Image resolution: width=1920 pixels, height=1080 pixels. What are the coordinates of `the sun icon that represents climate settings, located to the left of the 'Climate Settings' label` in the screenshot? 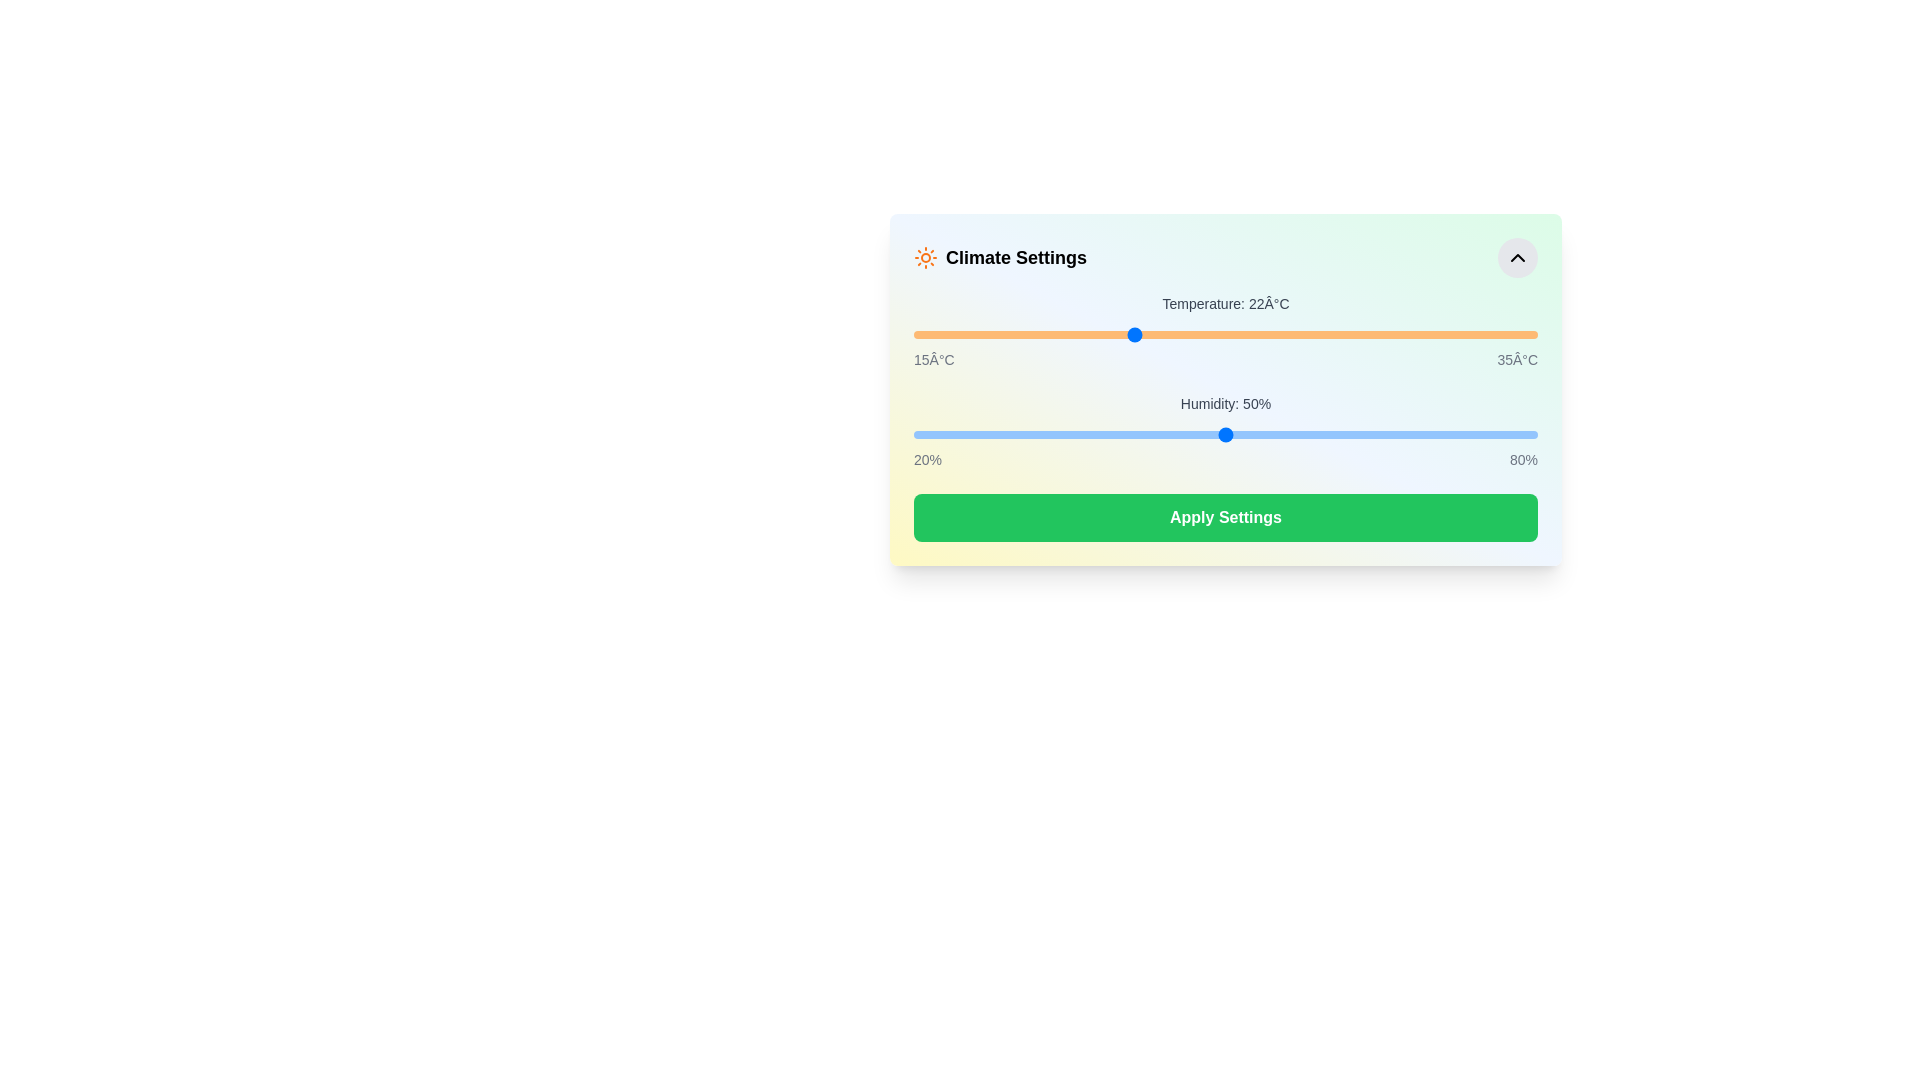 It's located at (925, 257).